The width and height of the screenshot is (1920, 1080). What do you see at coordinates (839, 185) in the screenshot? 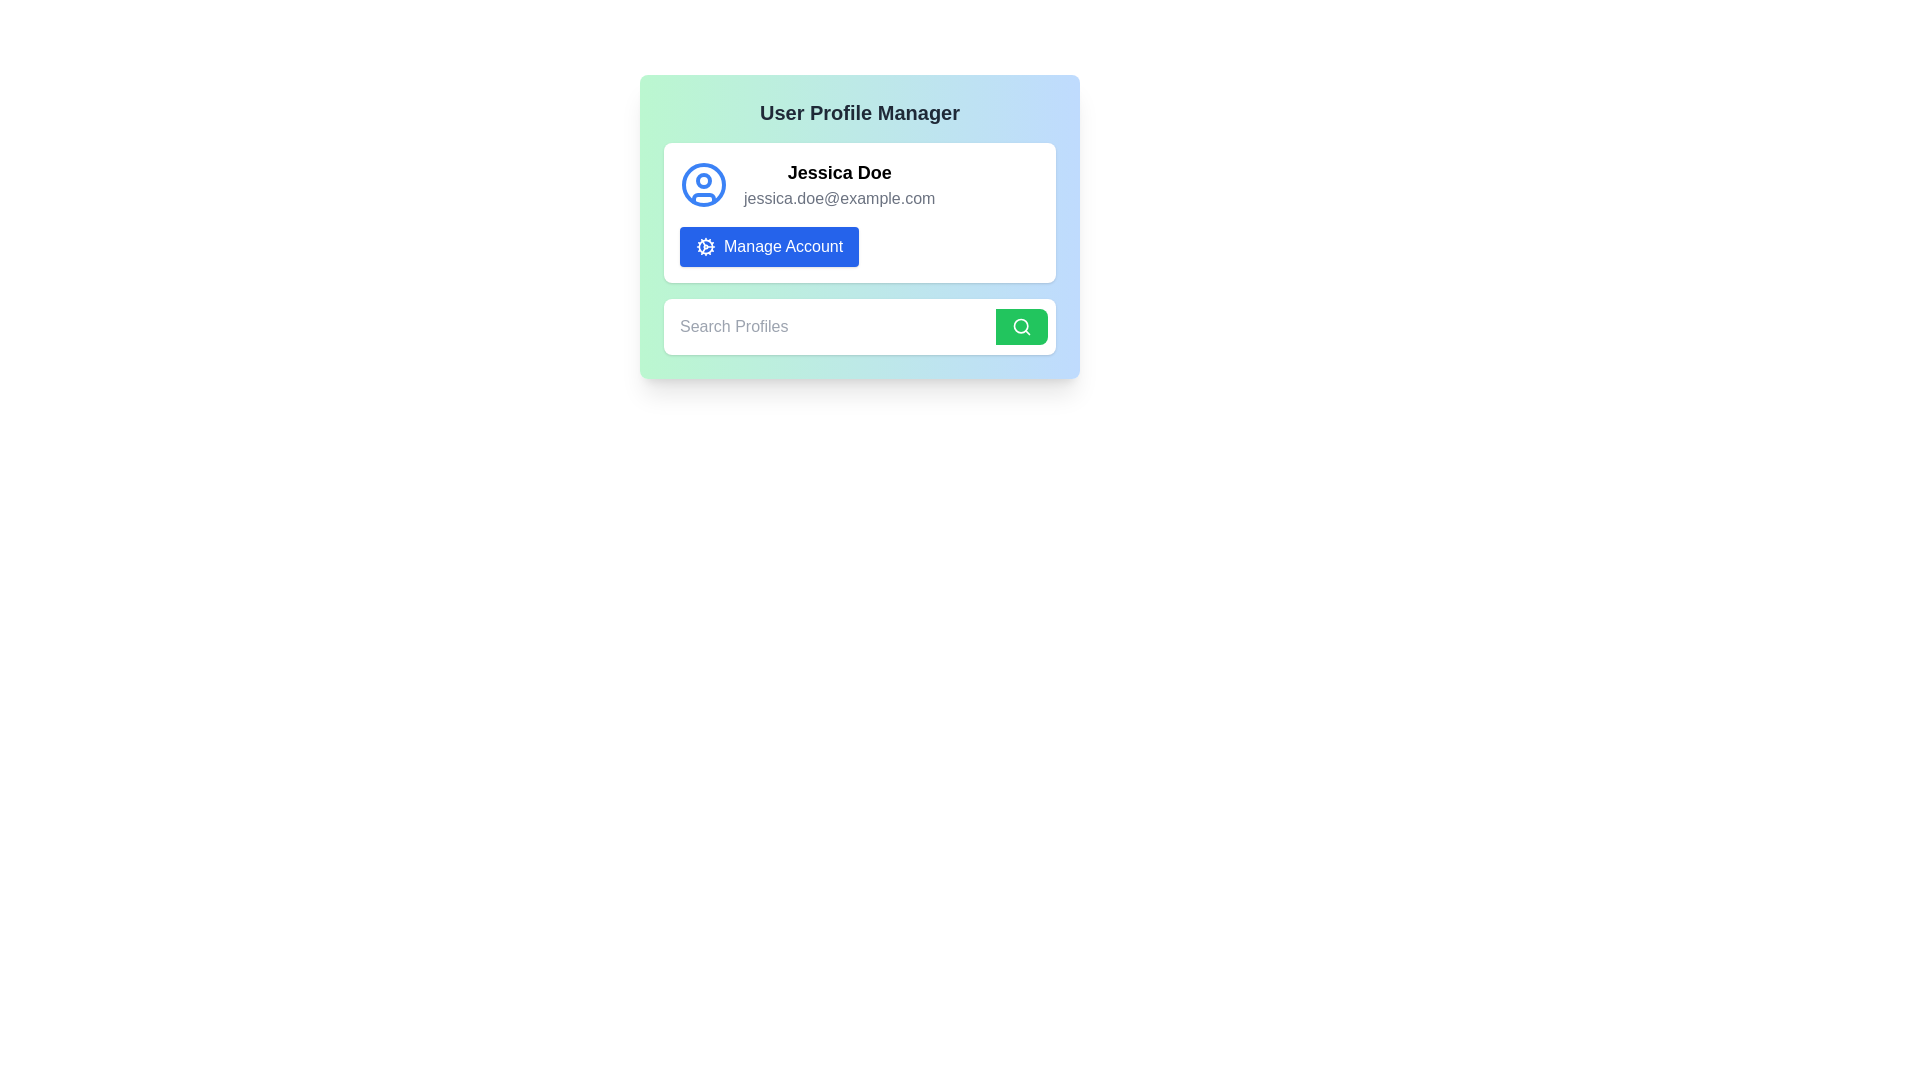
I see `the informational text display that shows the user's profile information, which includes their name and email address, located inside a profile box aligned to the right of a circular avatar` at bounding box center [839, 185].